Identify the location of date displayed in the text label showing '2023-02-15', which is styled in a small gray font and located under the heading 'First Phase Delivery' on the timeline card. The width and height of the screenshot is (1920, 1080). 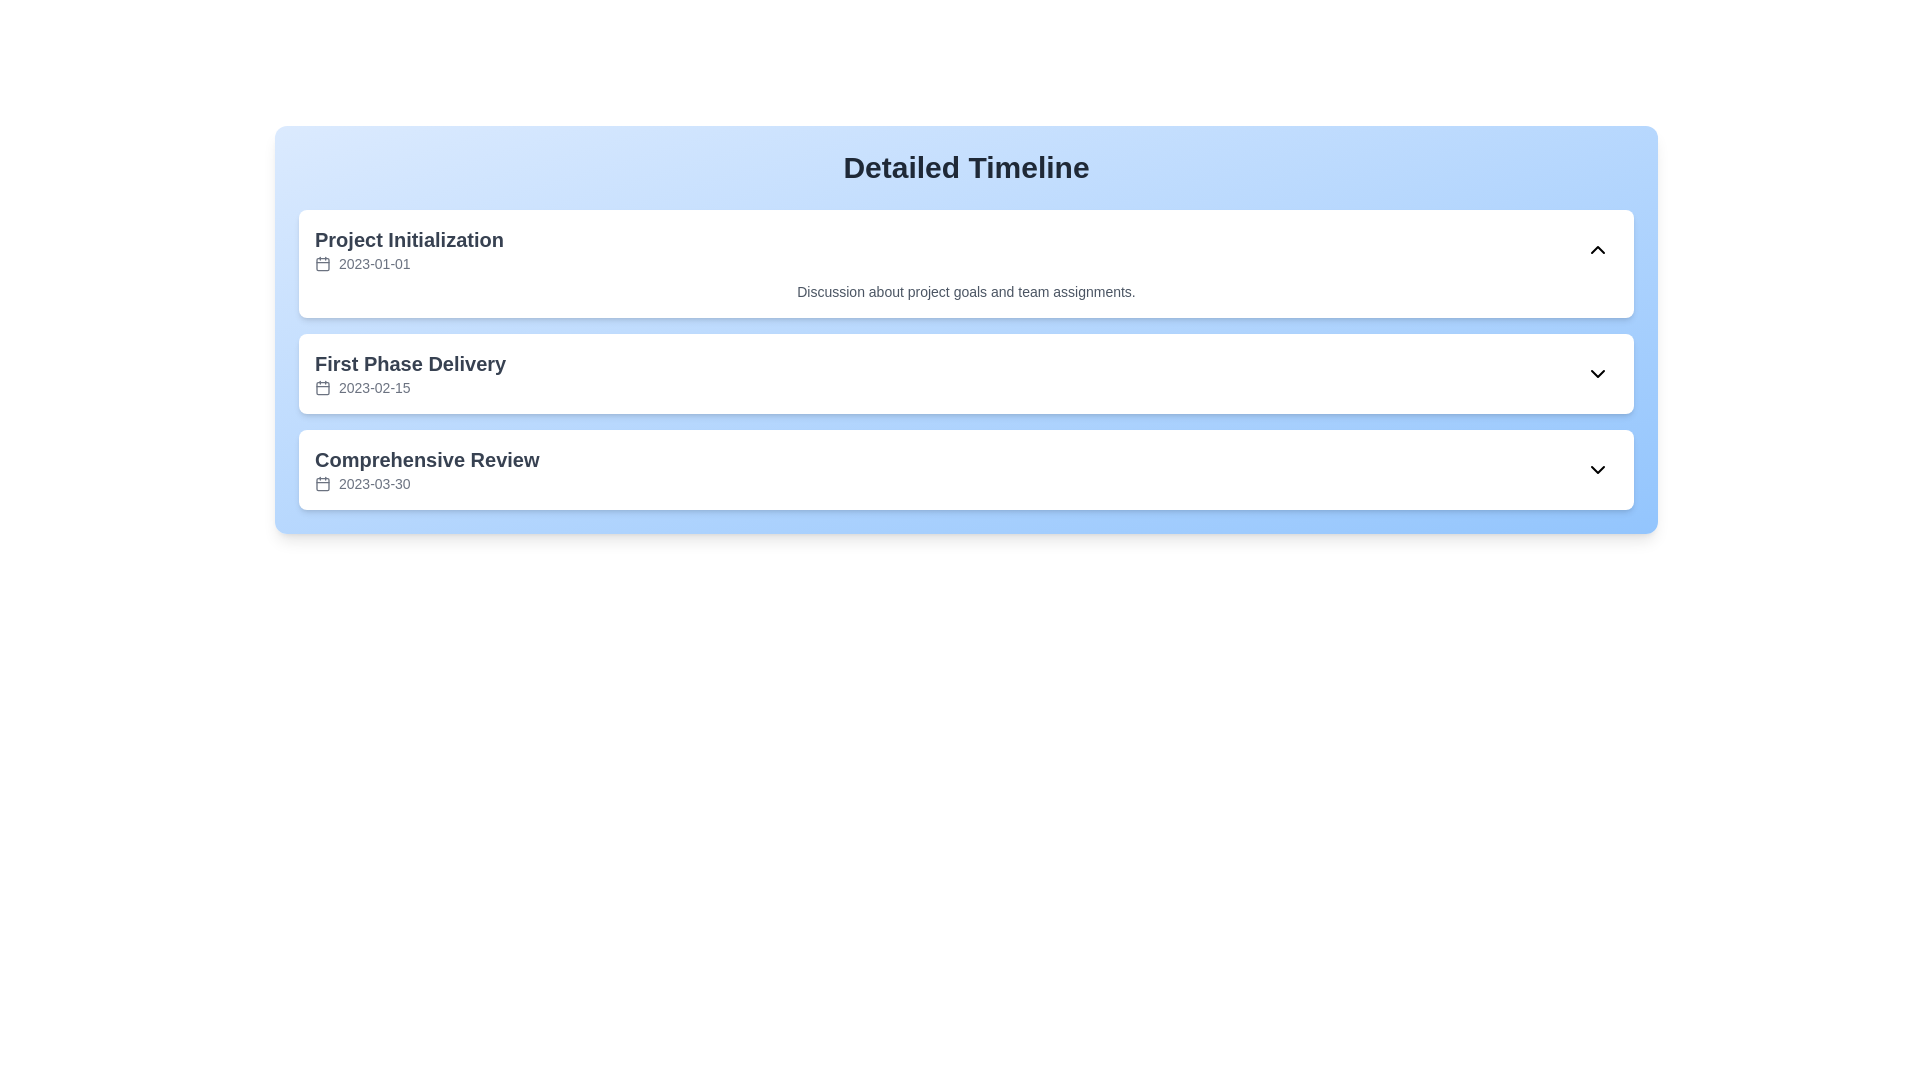
(374, 388).